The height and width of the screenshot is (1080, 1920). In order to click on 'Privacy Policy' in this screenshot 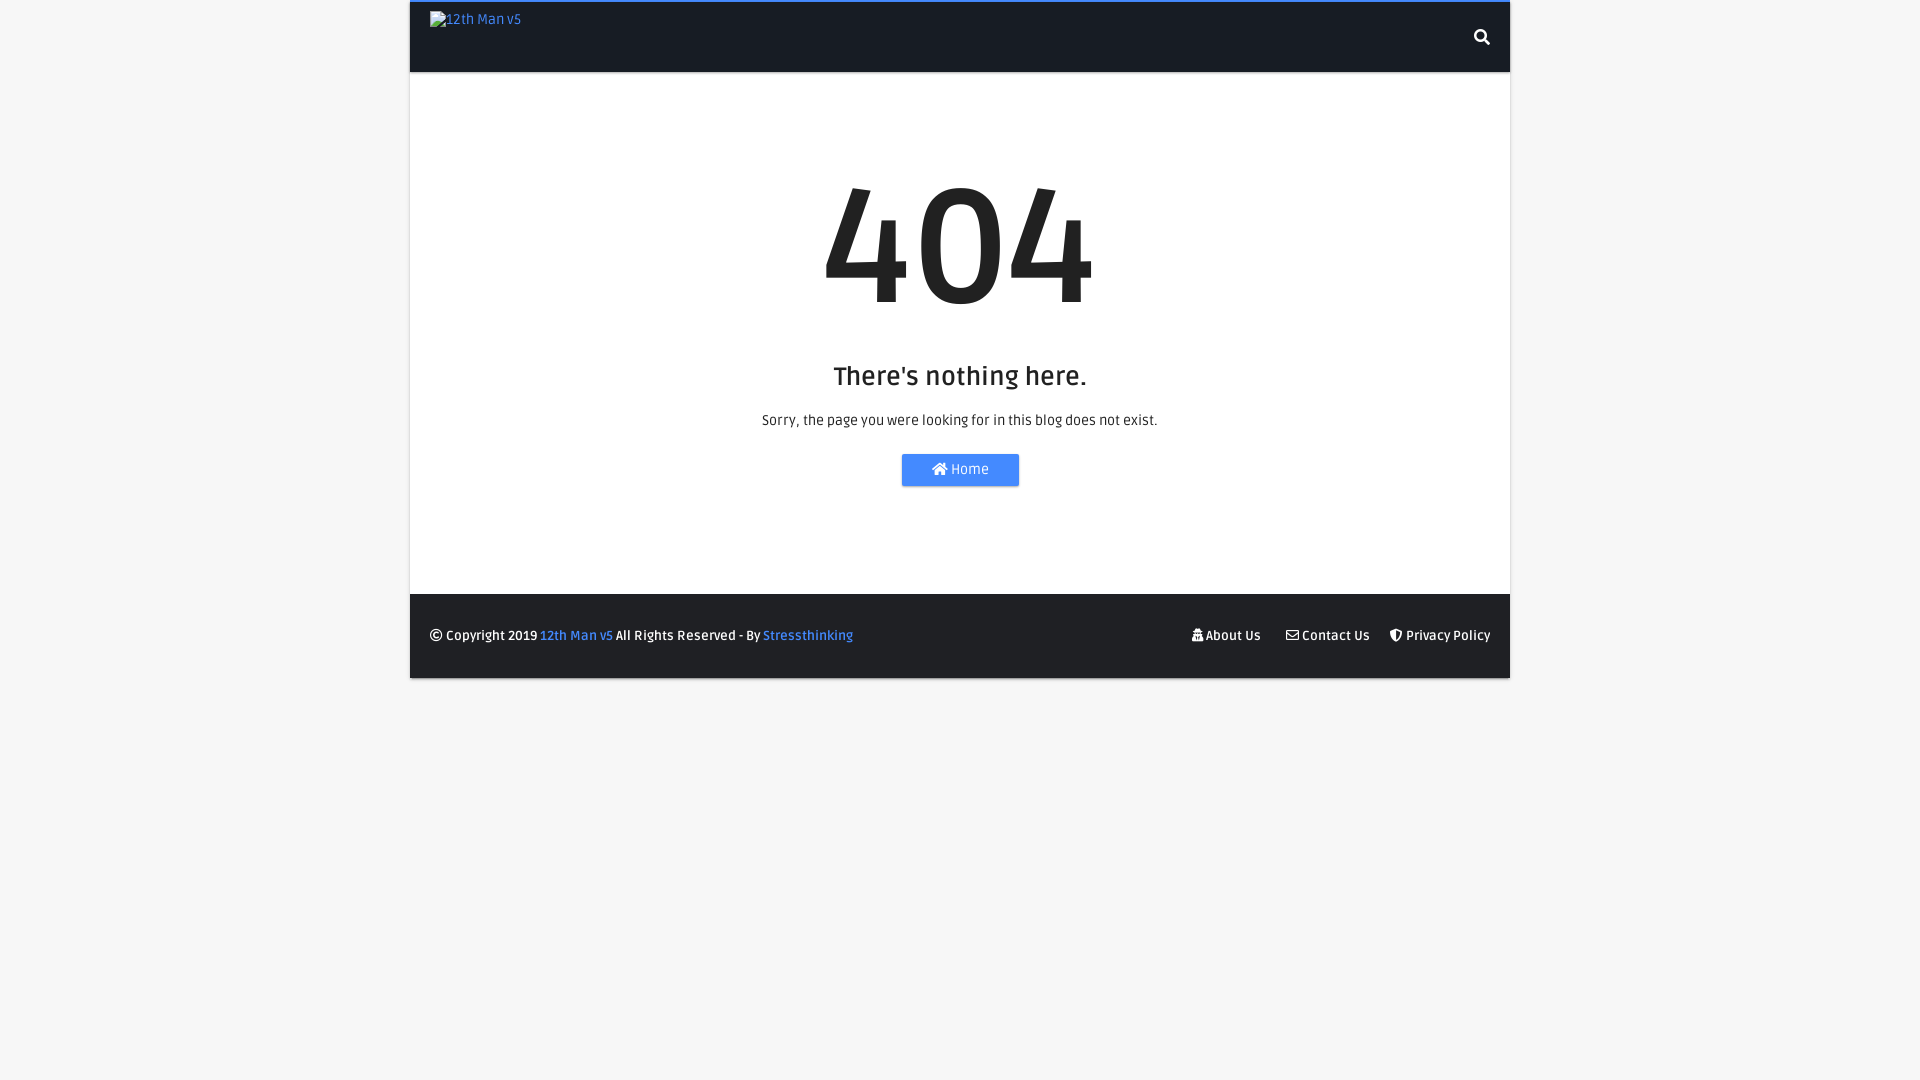, I will do `click(1384, 636)`.